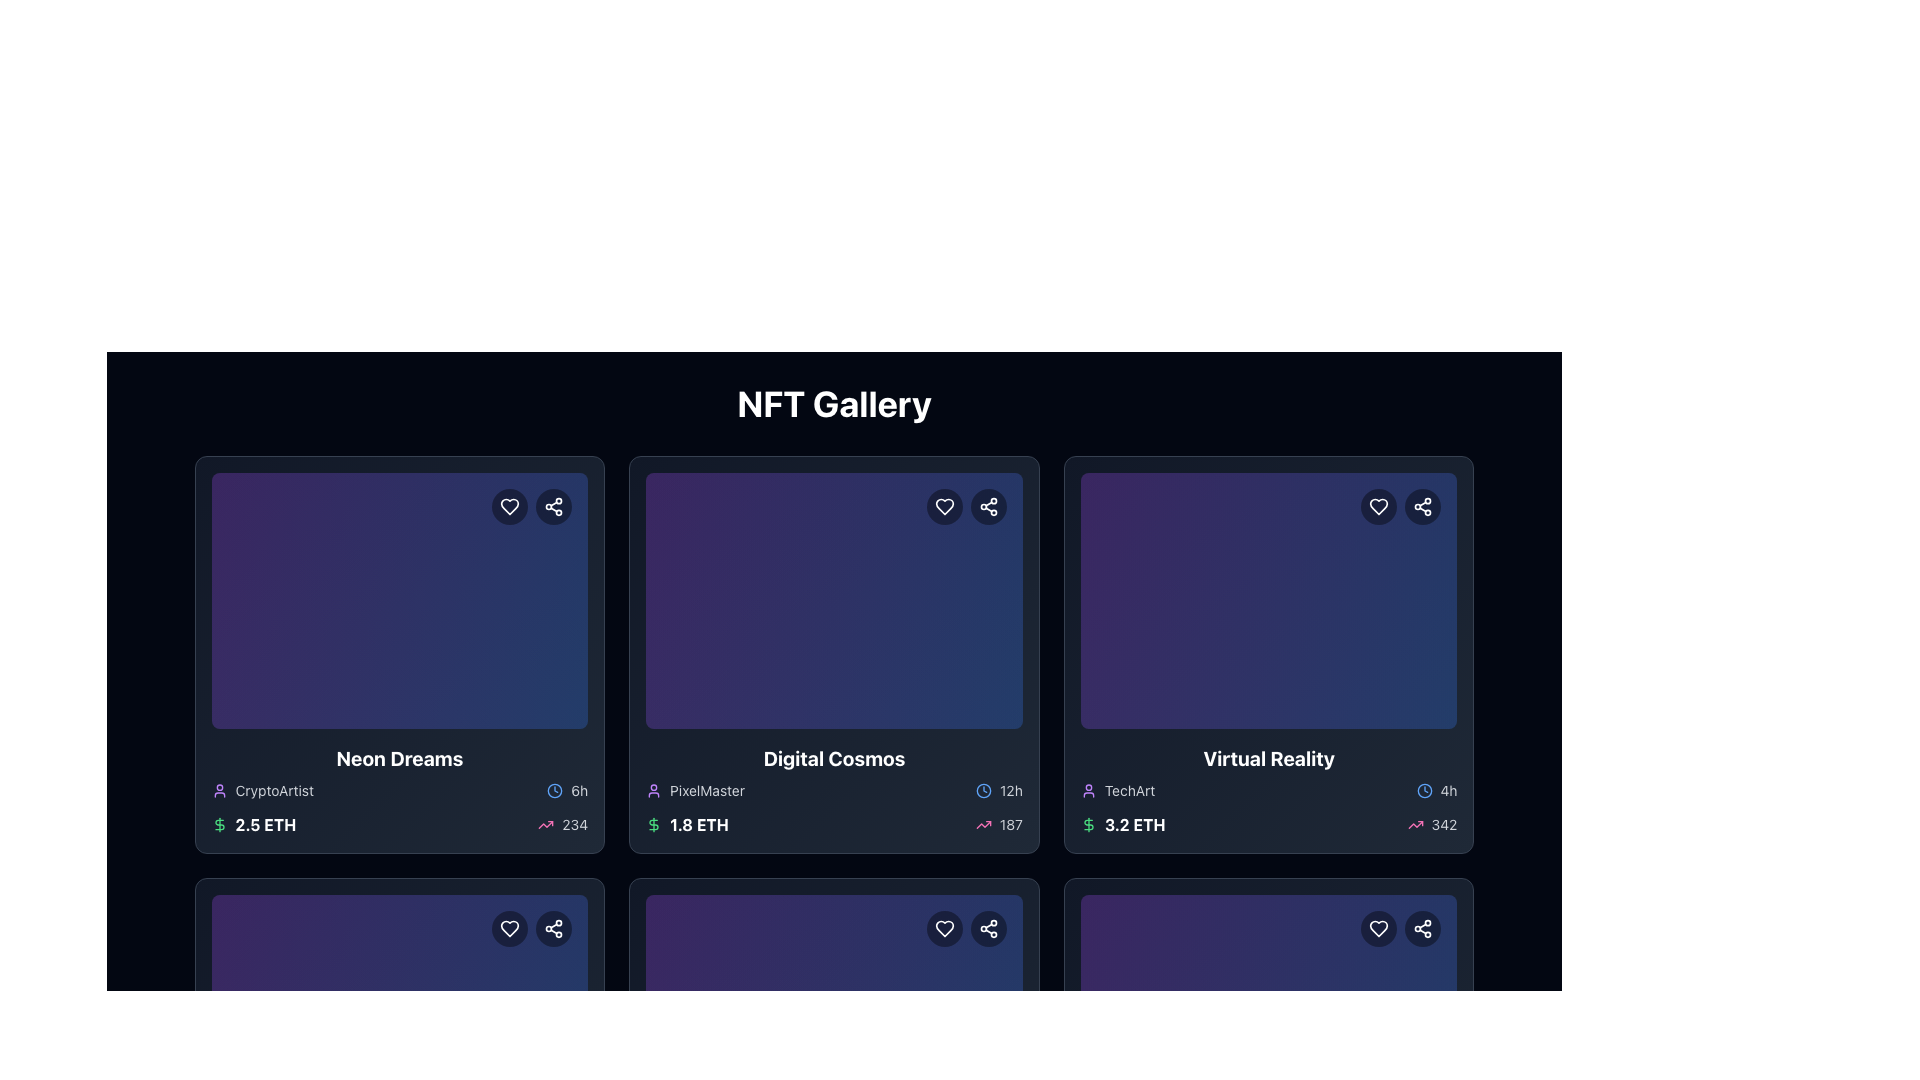  I want to click on the circular clock-like icon with a neutral gray outline located at the top-right corner of the 'Digital Cosmos' card, so click(983, 789).